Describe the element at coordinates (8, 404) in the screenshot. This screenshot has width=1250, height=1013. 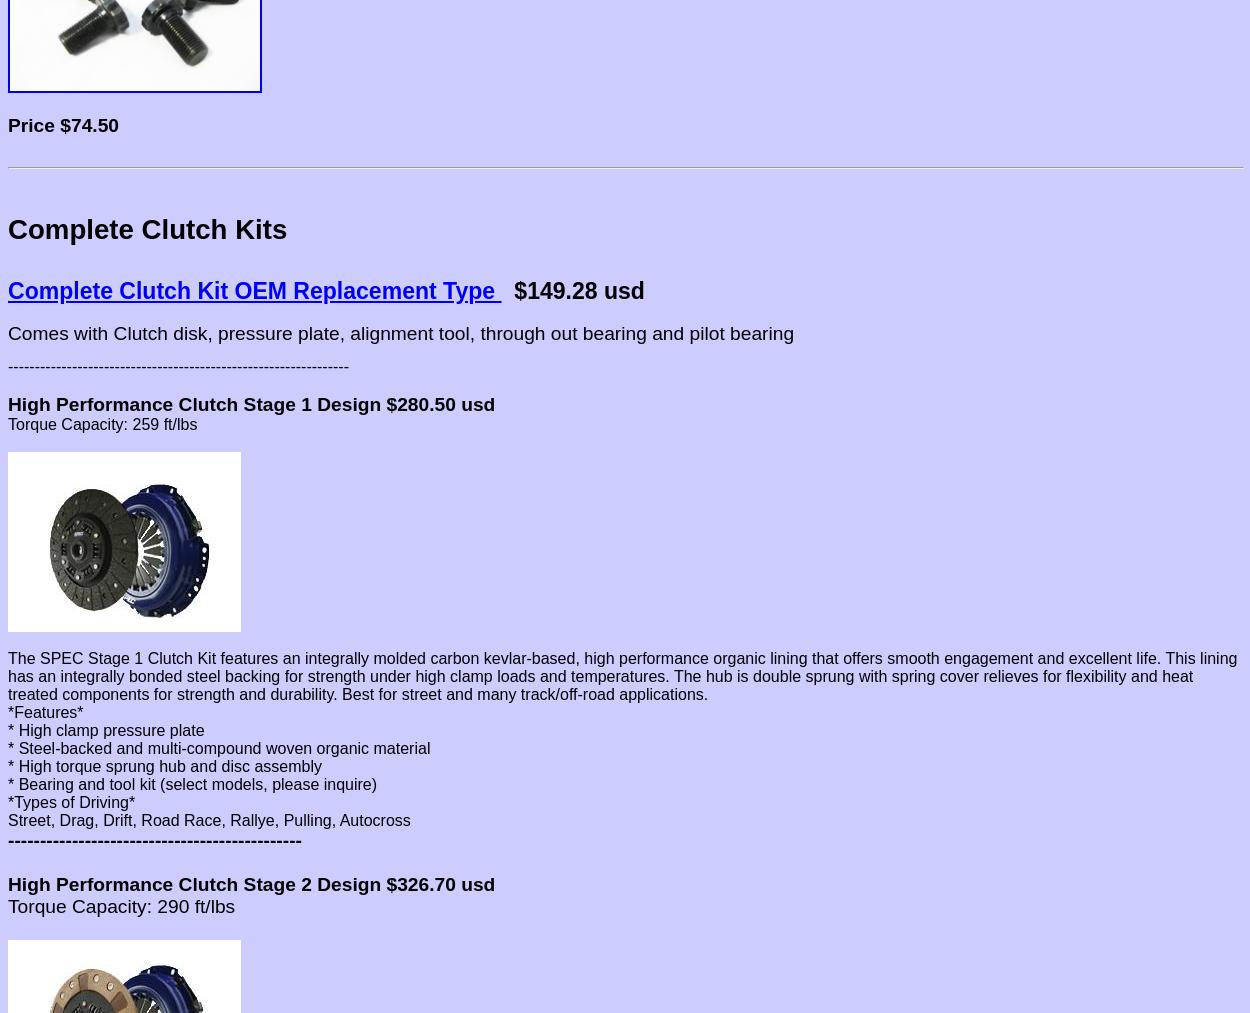
I see `'High Performance Clutch Stage 1 Design $280.50 usd'` at that location.